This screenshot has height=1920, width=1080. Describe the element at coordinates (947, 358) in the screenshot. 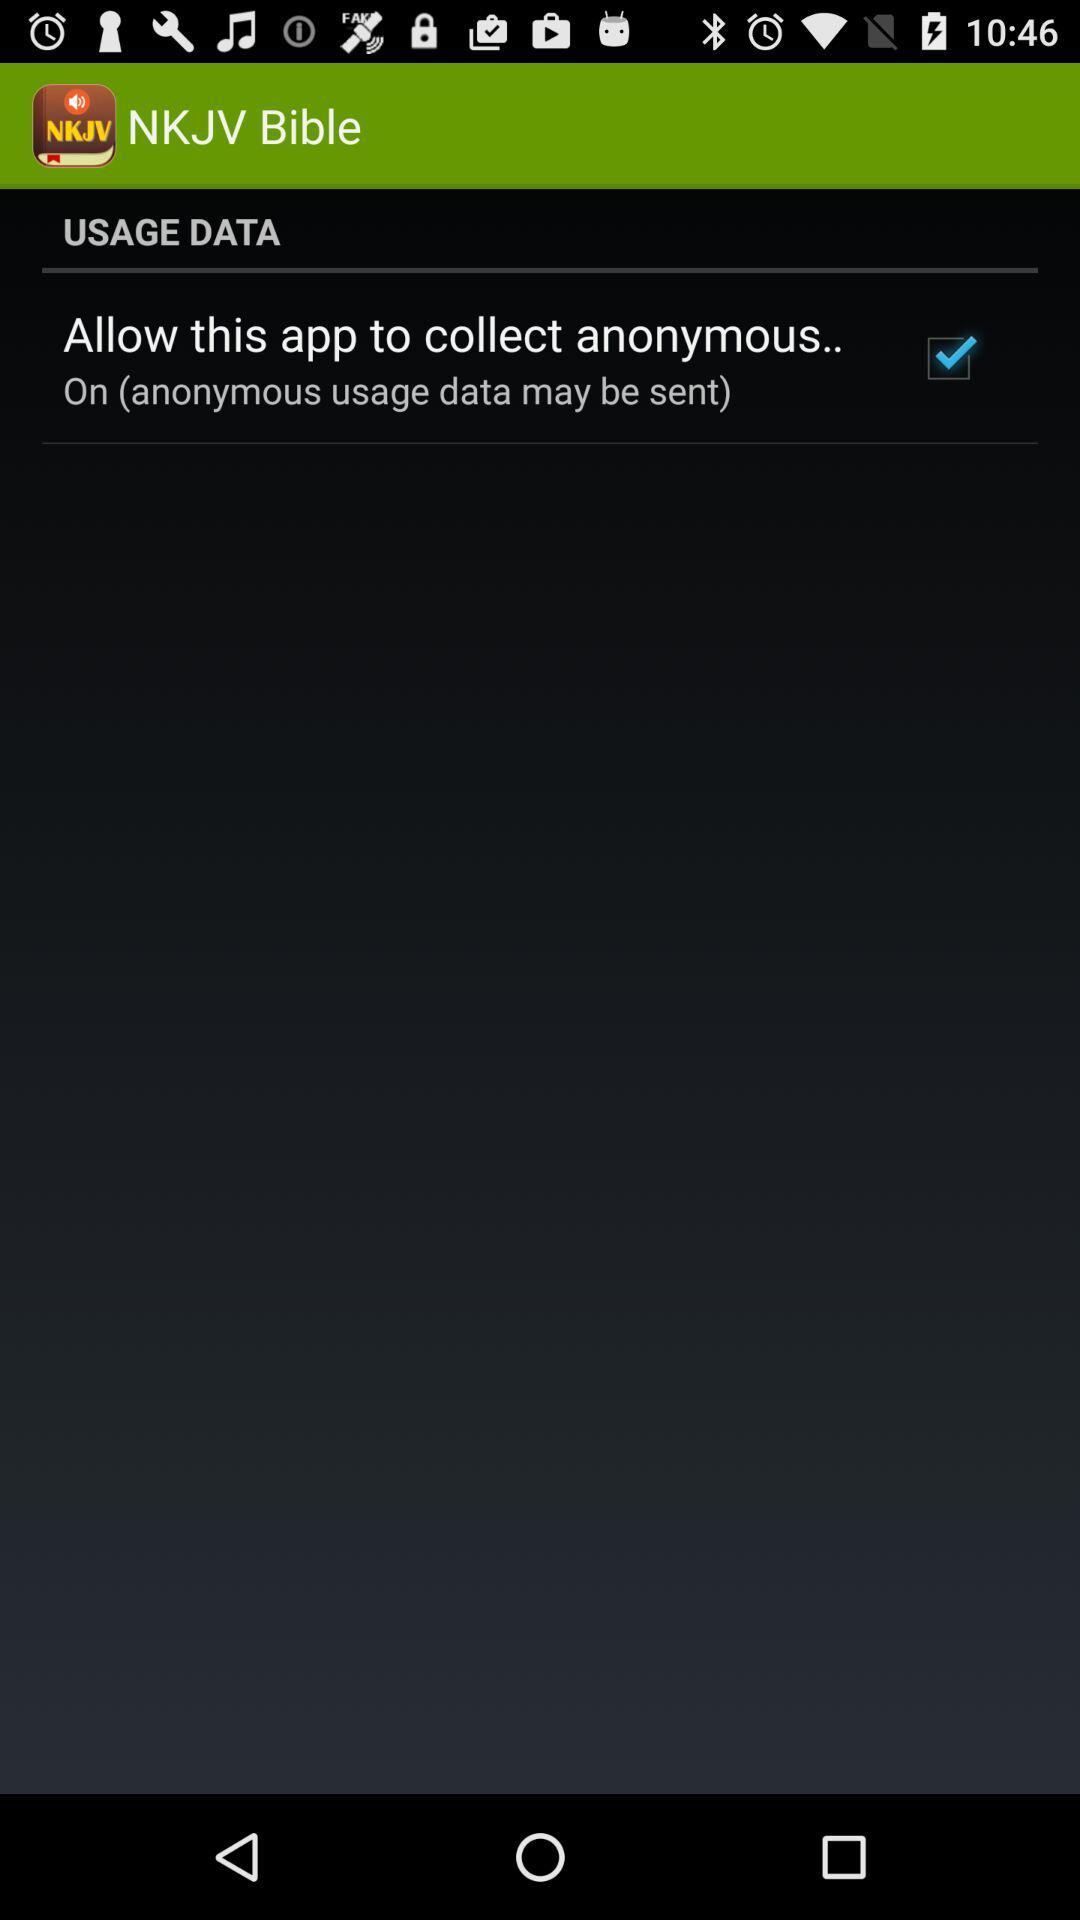

I see `item to the right of the allow this app` at that location.